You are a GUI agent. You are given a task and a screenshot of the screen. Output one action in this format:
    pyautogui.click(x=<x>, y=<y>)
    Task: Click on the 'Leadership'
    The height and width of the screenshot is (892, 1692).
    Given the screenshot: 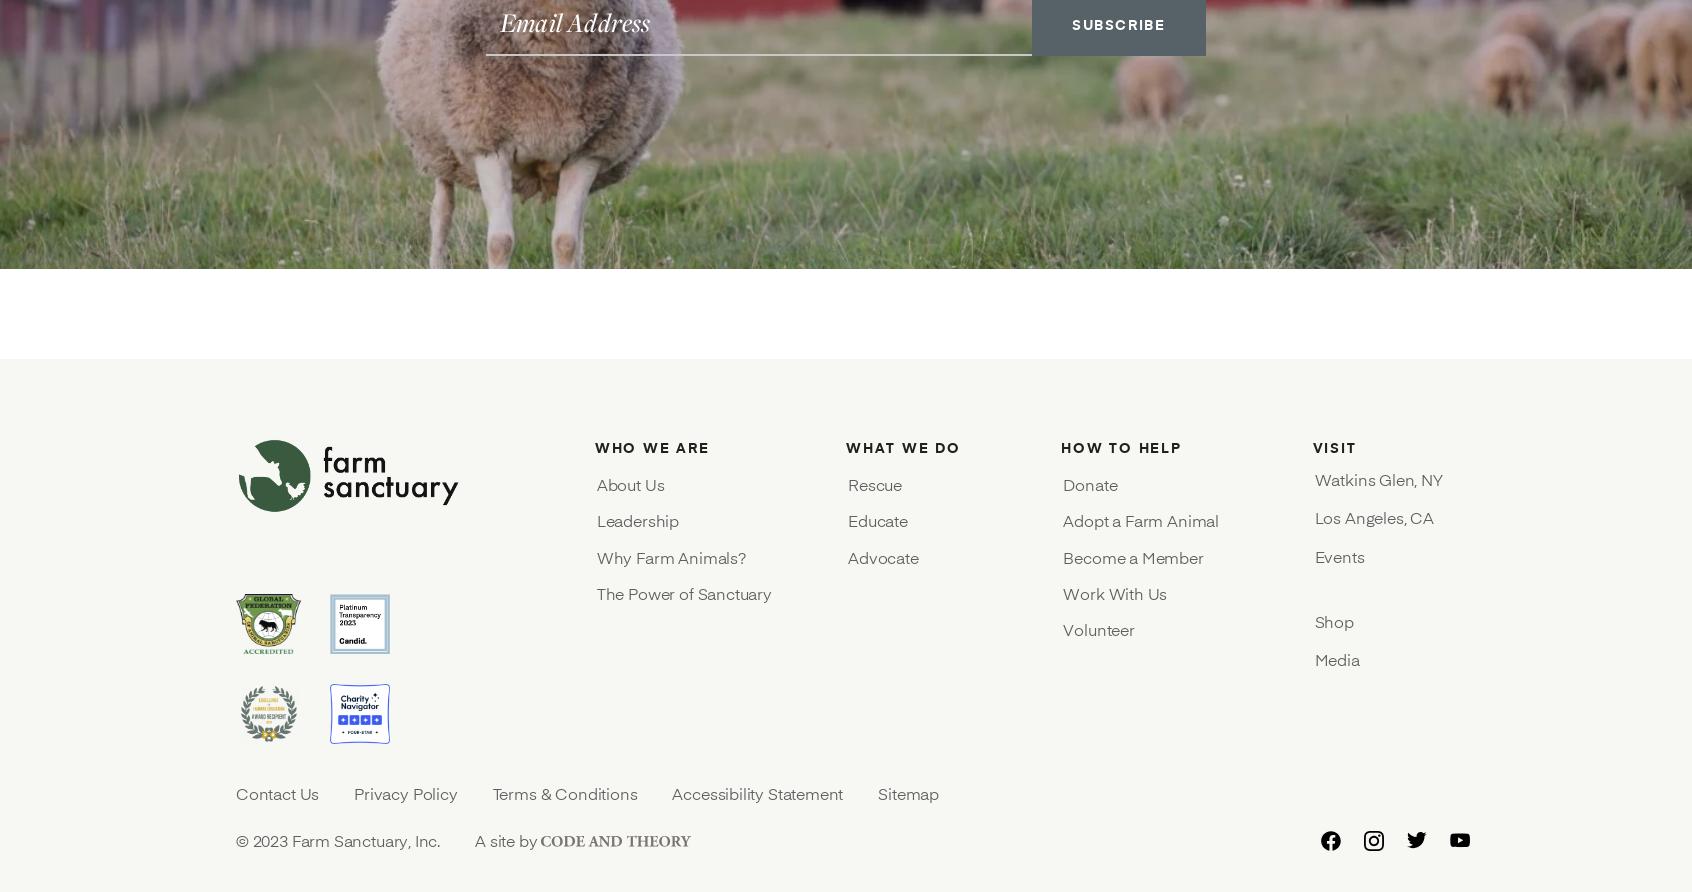 What is the action you would take?
    pyautogui.click(x=637, y=521)
    